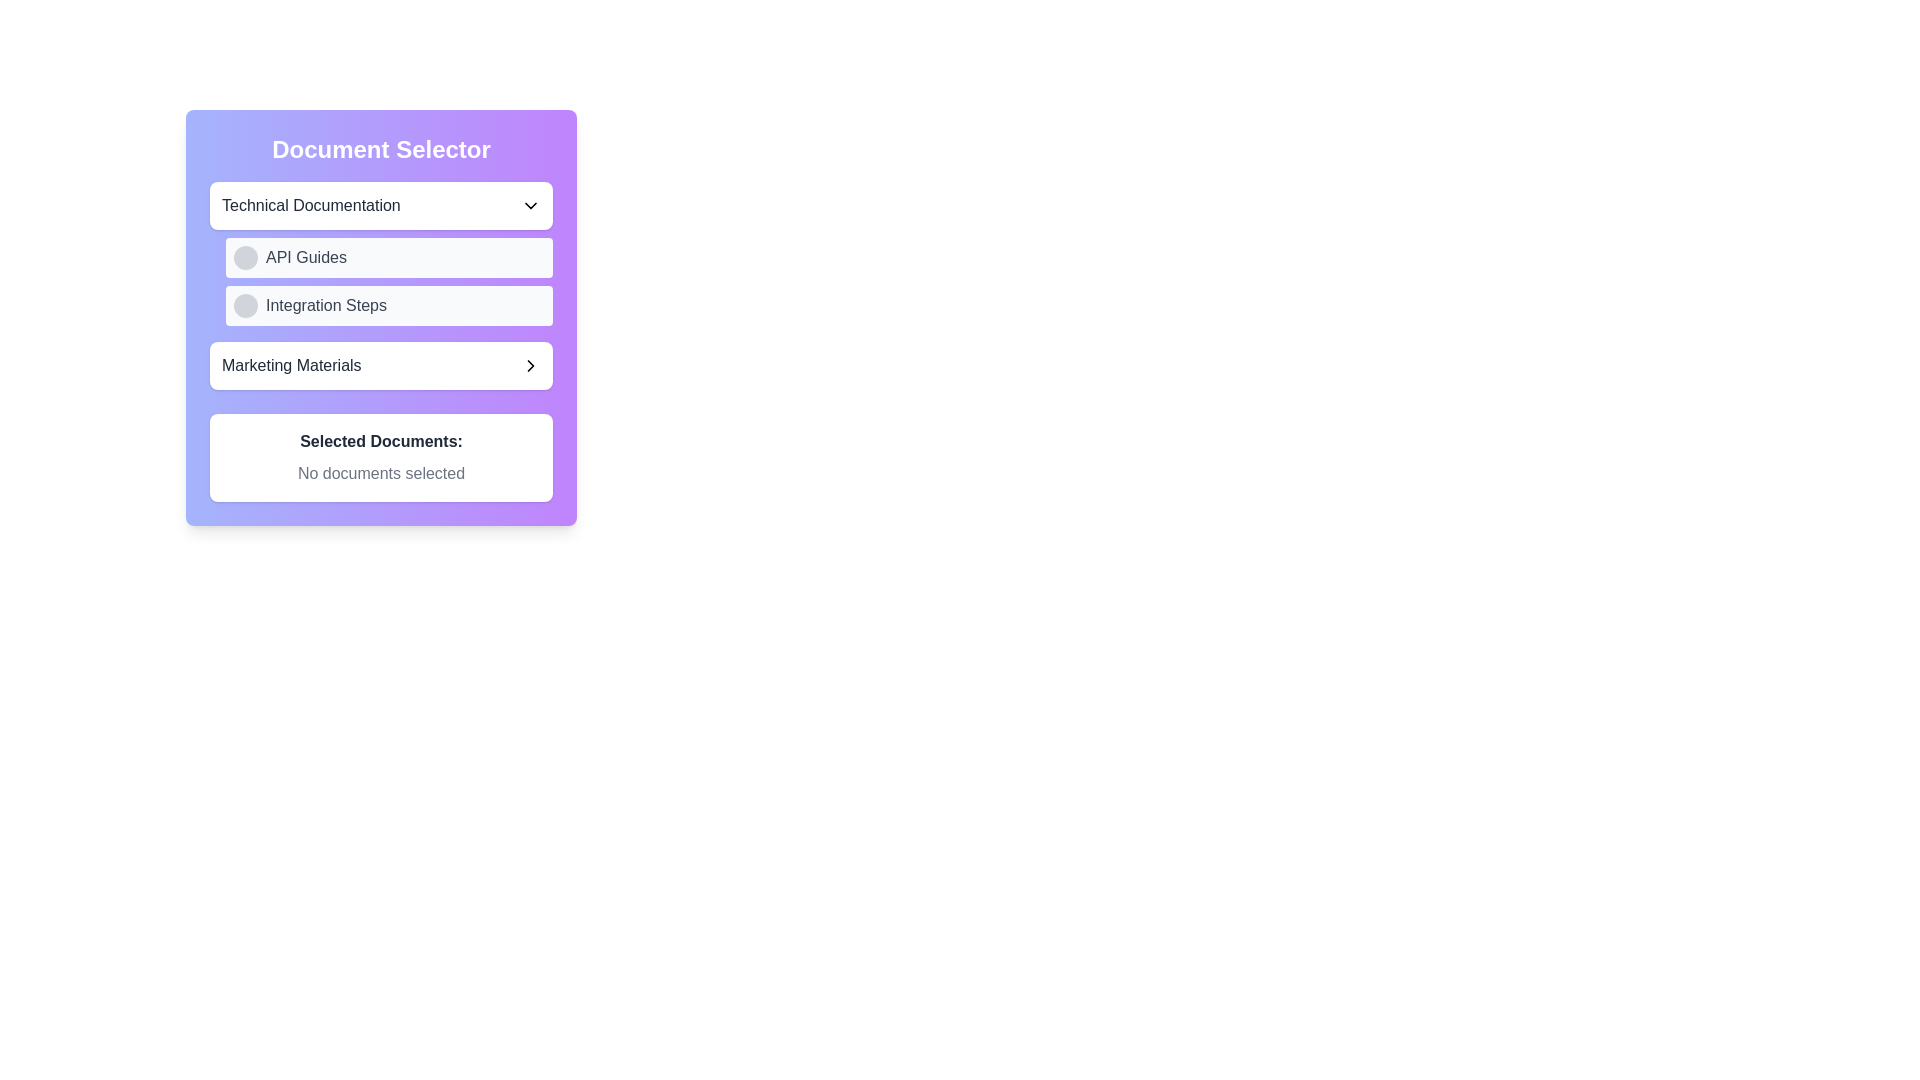 The height and width of the screenshot is (1080, 1920). Describe the element at coordinates (290, 366) in the screenshot. I see `text 'Marketing Materials' from the text label located in the third interactive box of the 'Document Selector' panel` at that location.